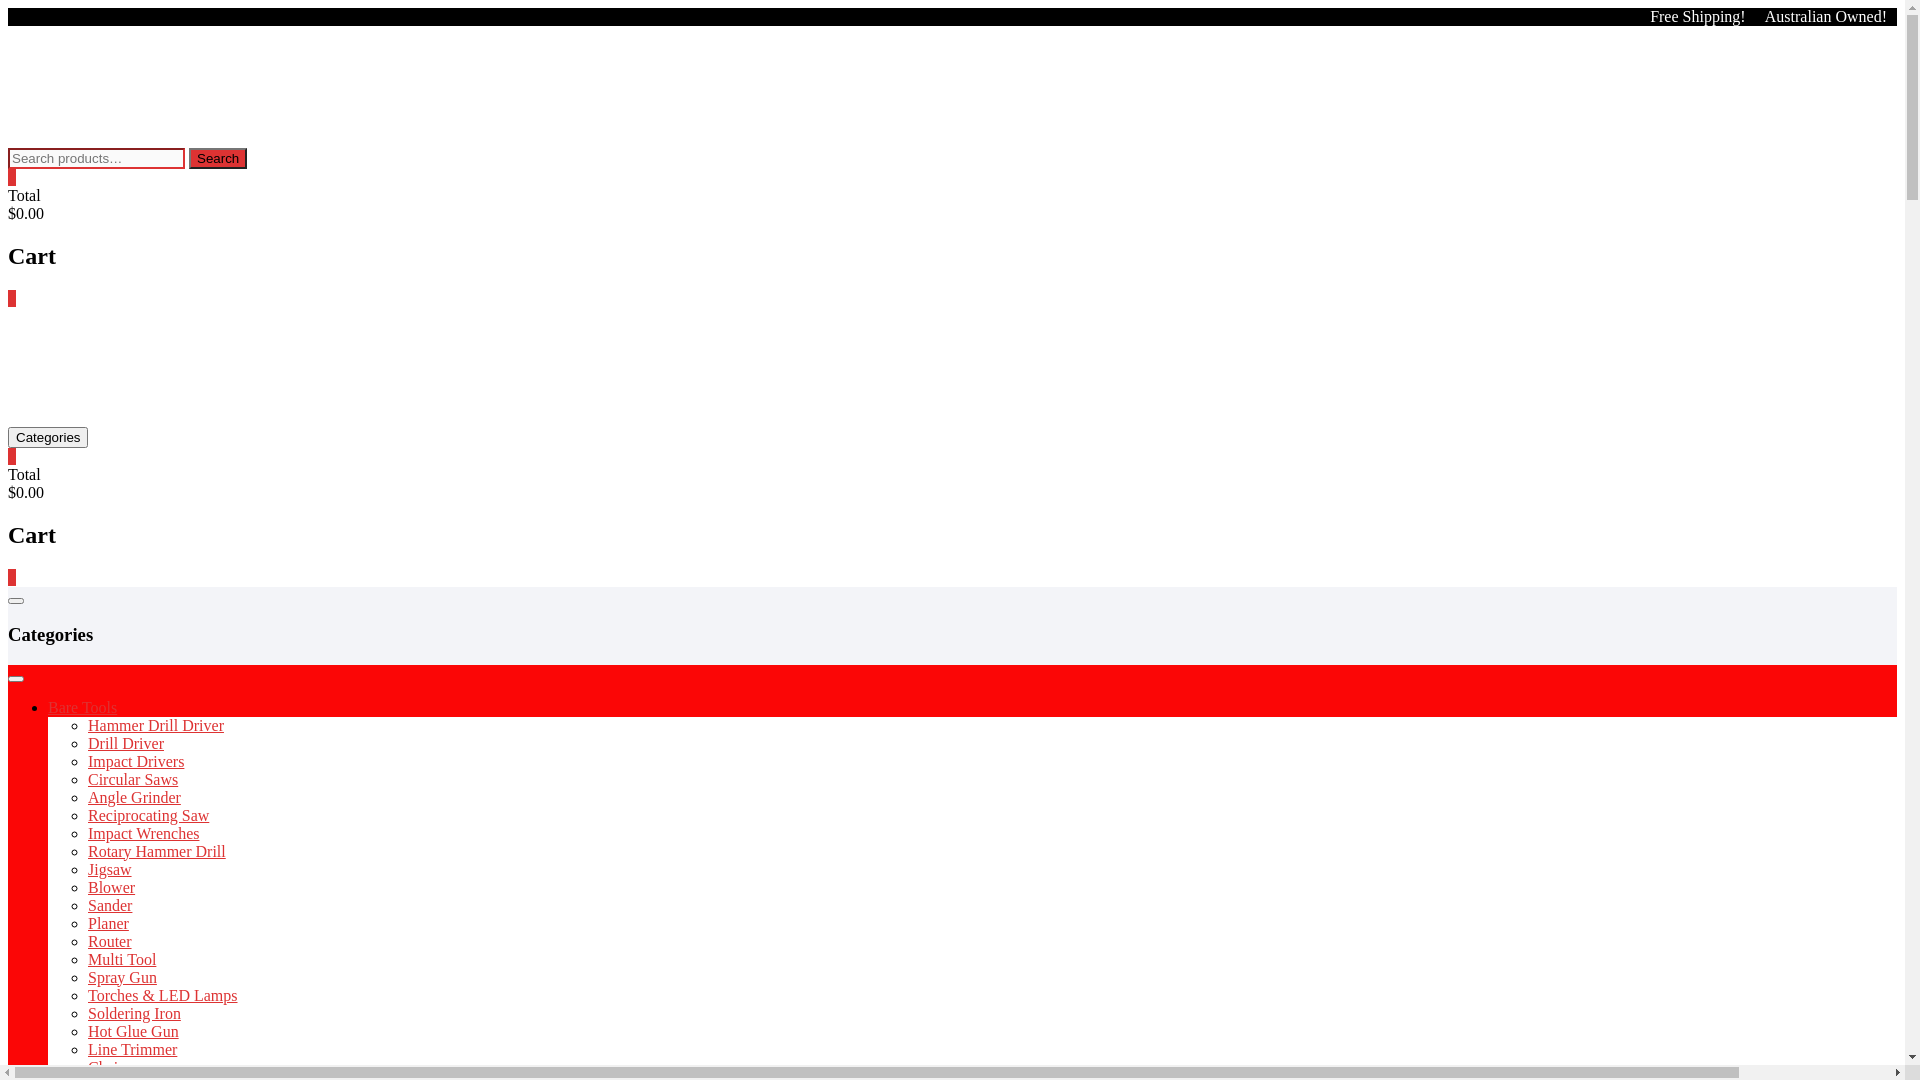 This screenshot has height=1080, width=1920. Describe the element at coordinates (132, 1031) in the screenshot. I see `'Hot Glue Gun'` at that location.